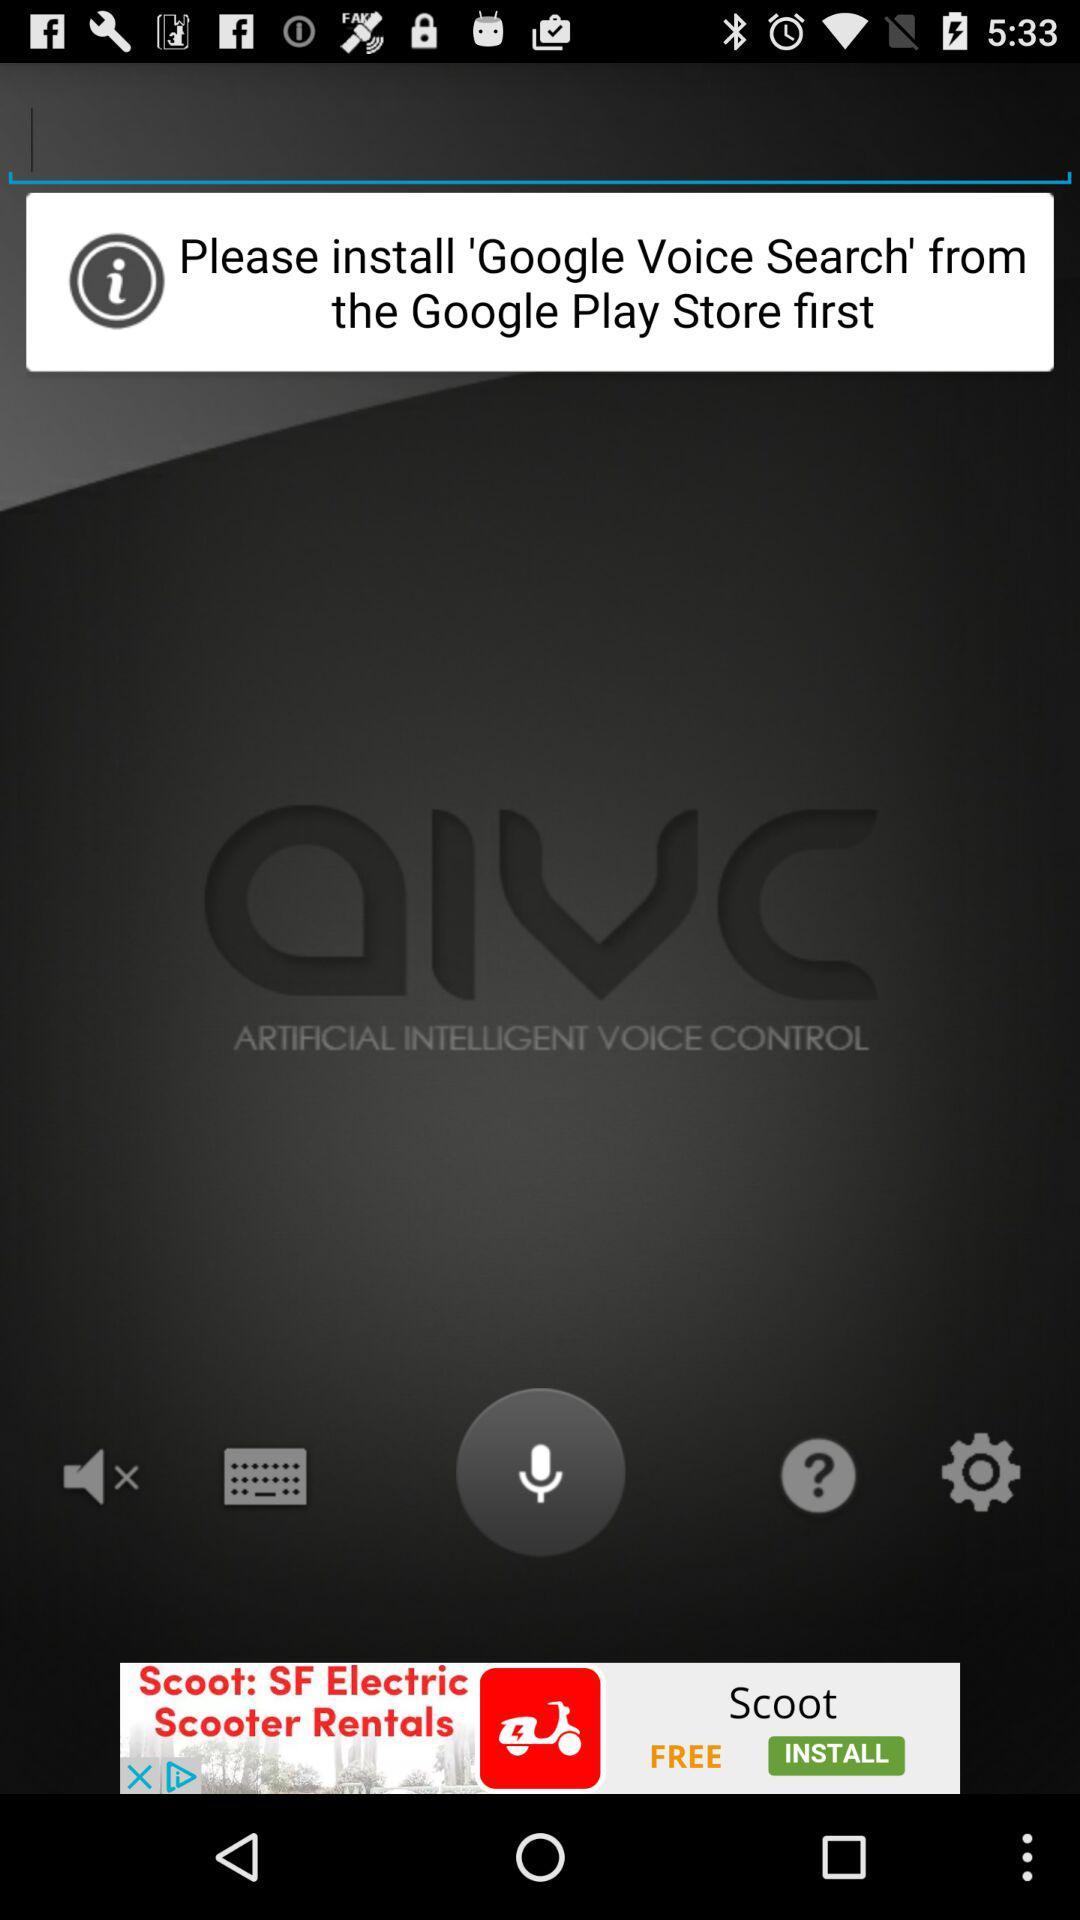 The image size is (1080, 1920). I want to click on the date_range icon, so click(263, 1575).